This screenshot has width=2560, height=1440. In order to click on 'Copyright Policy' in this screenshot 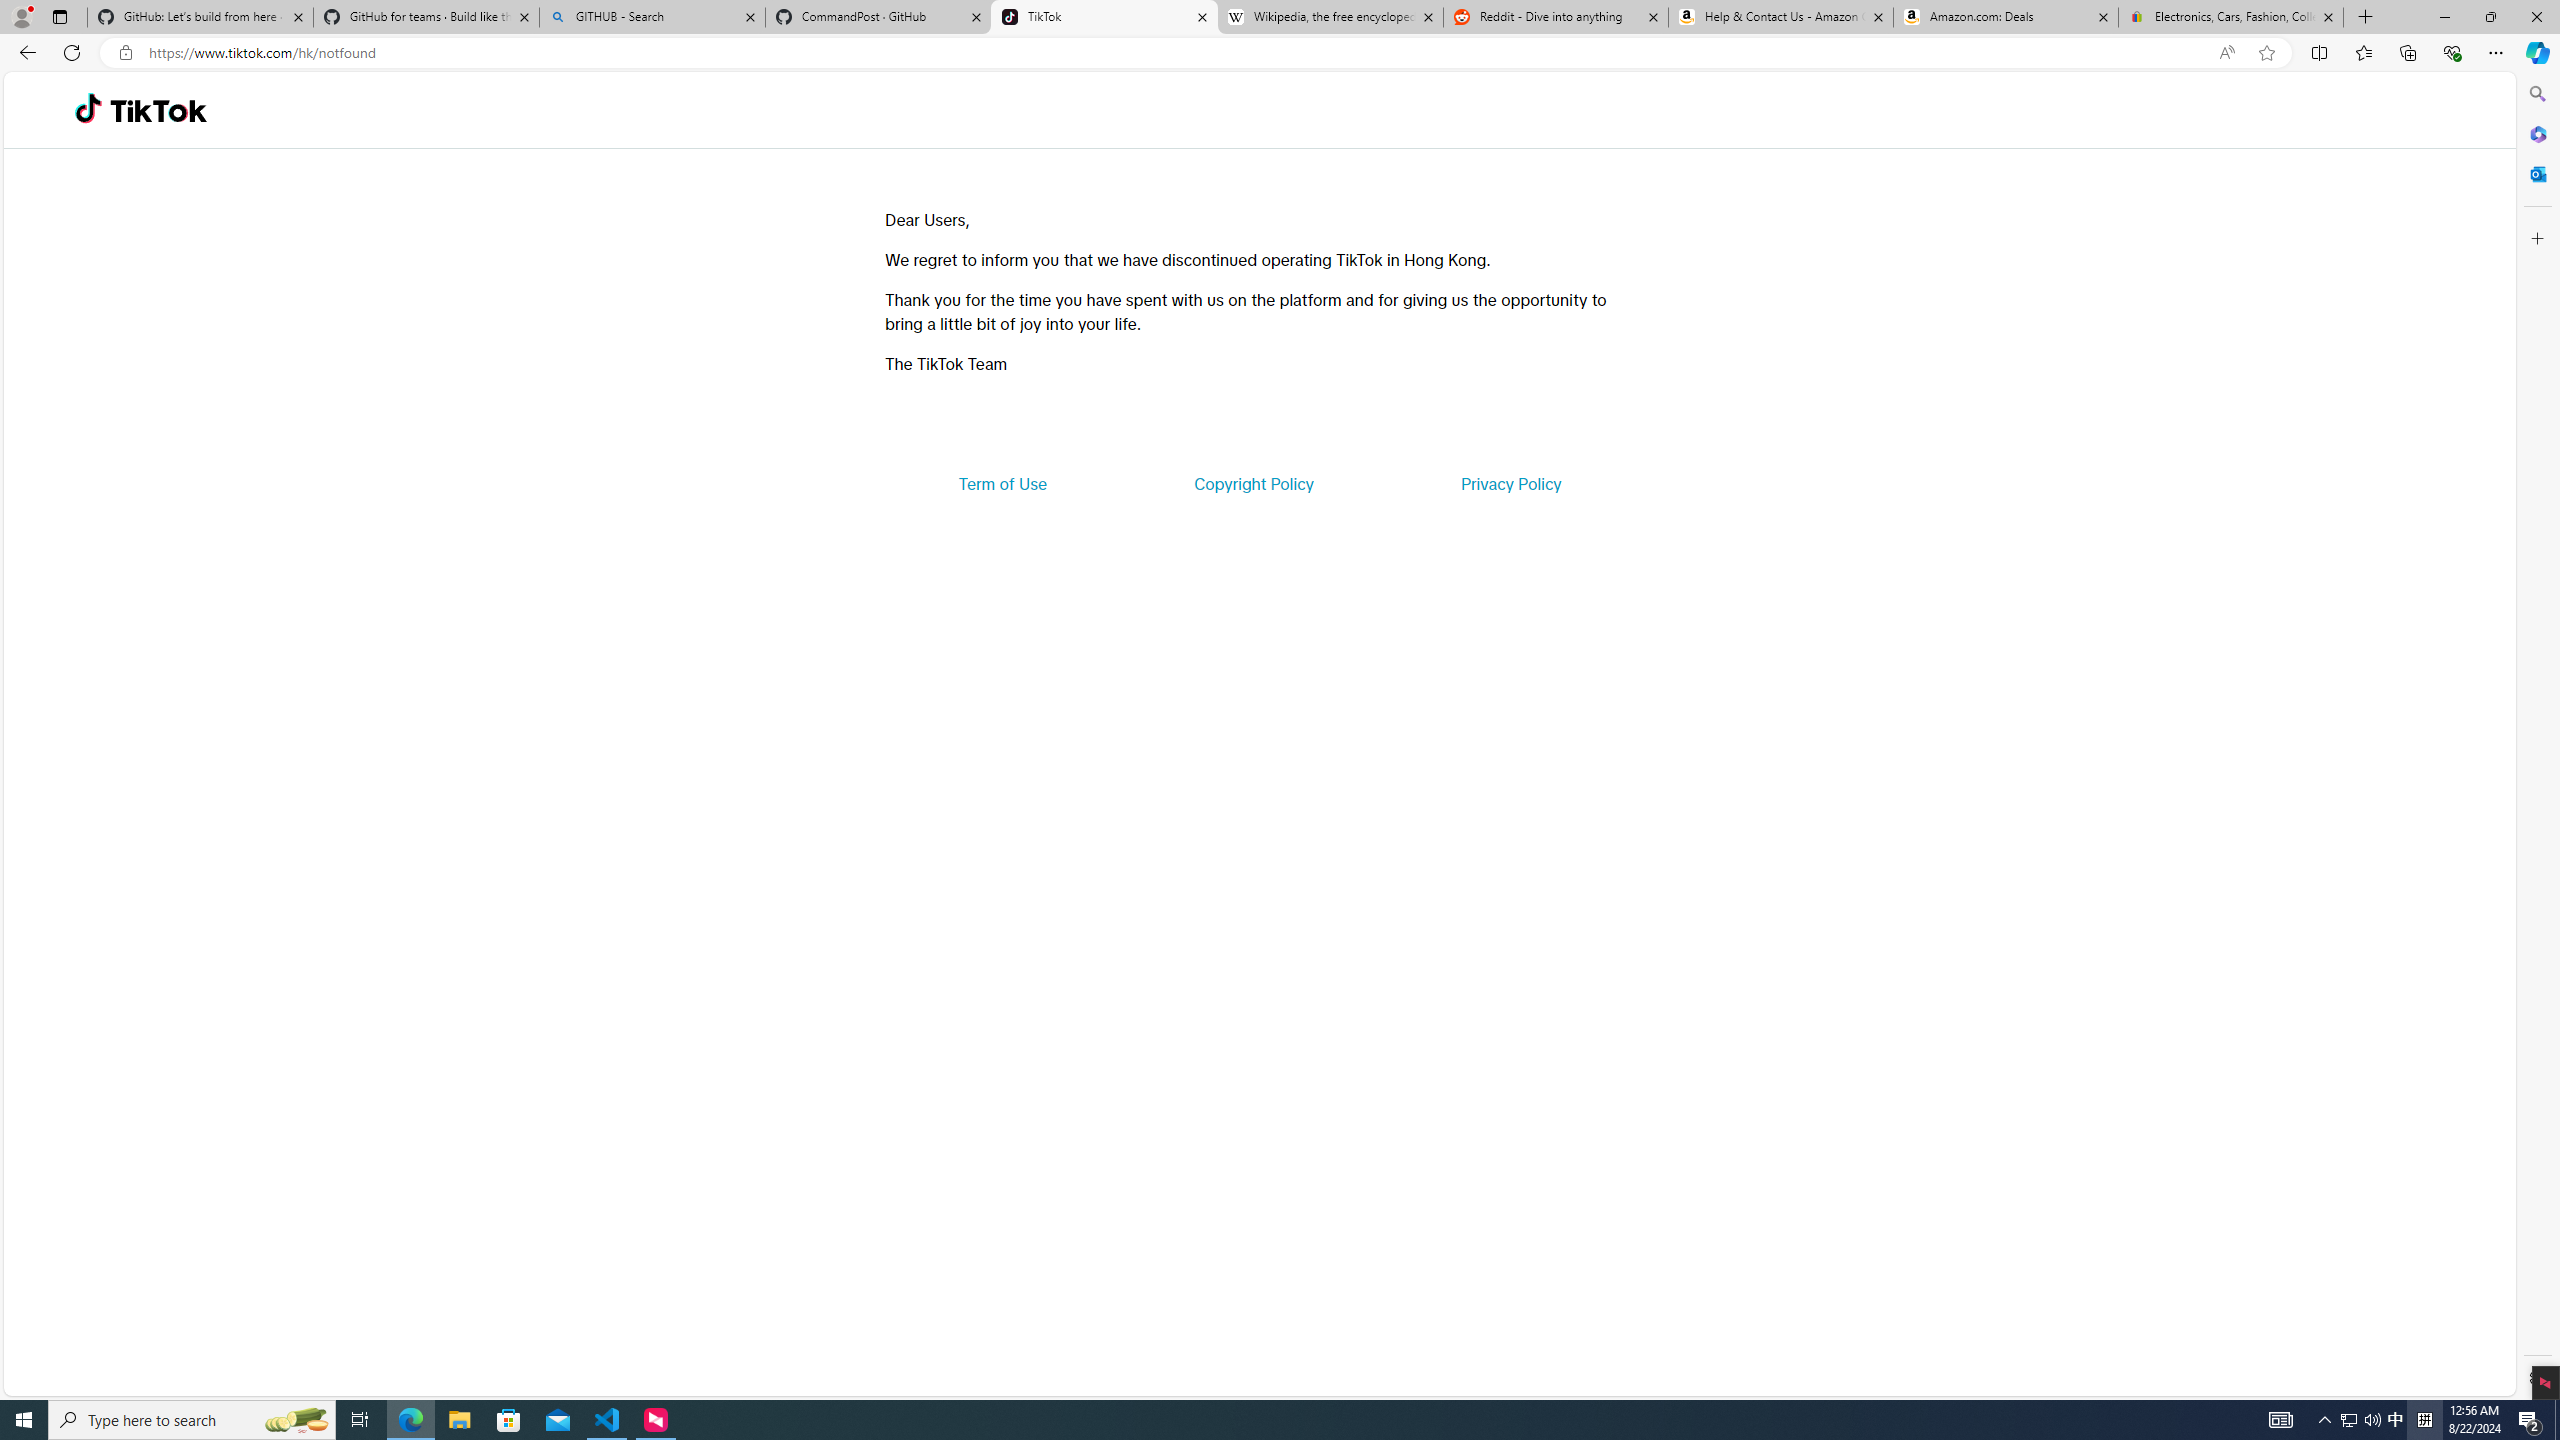, I will do `click(1252, 482)`.